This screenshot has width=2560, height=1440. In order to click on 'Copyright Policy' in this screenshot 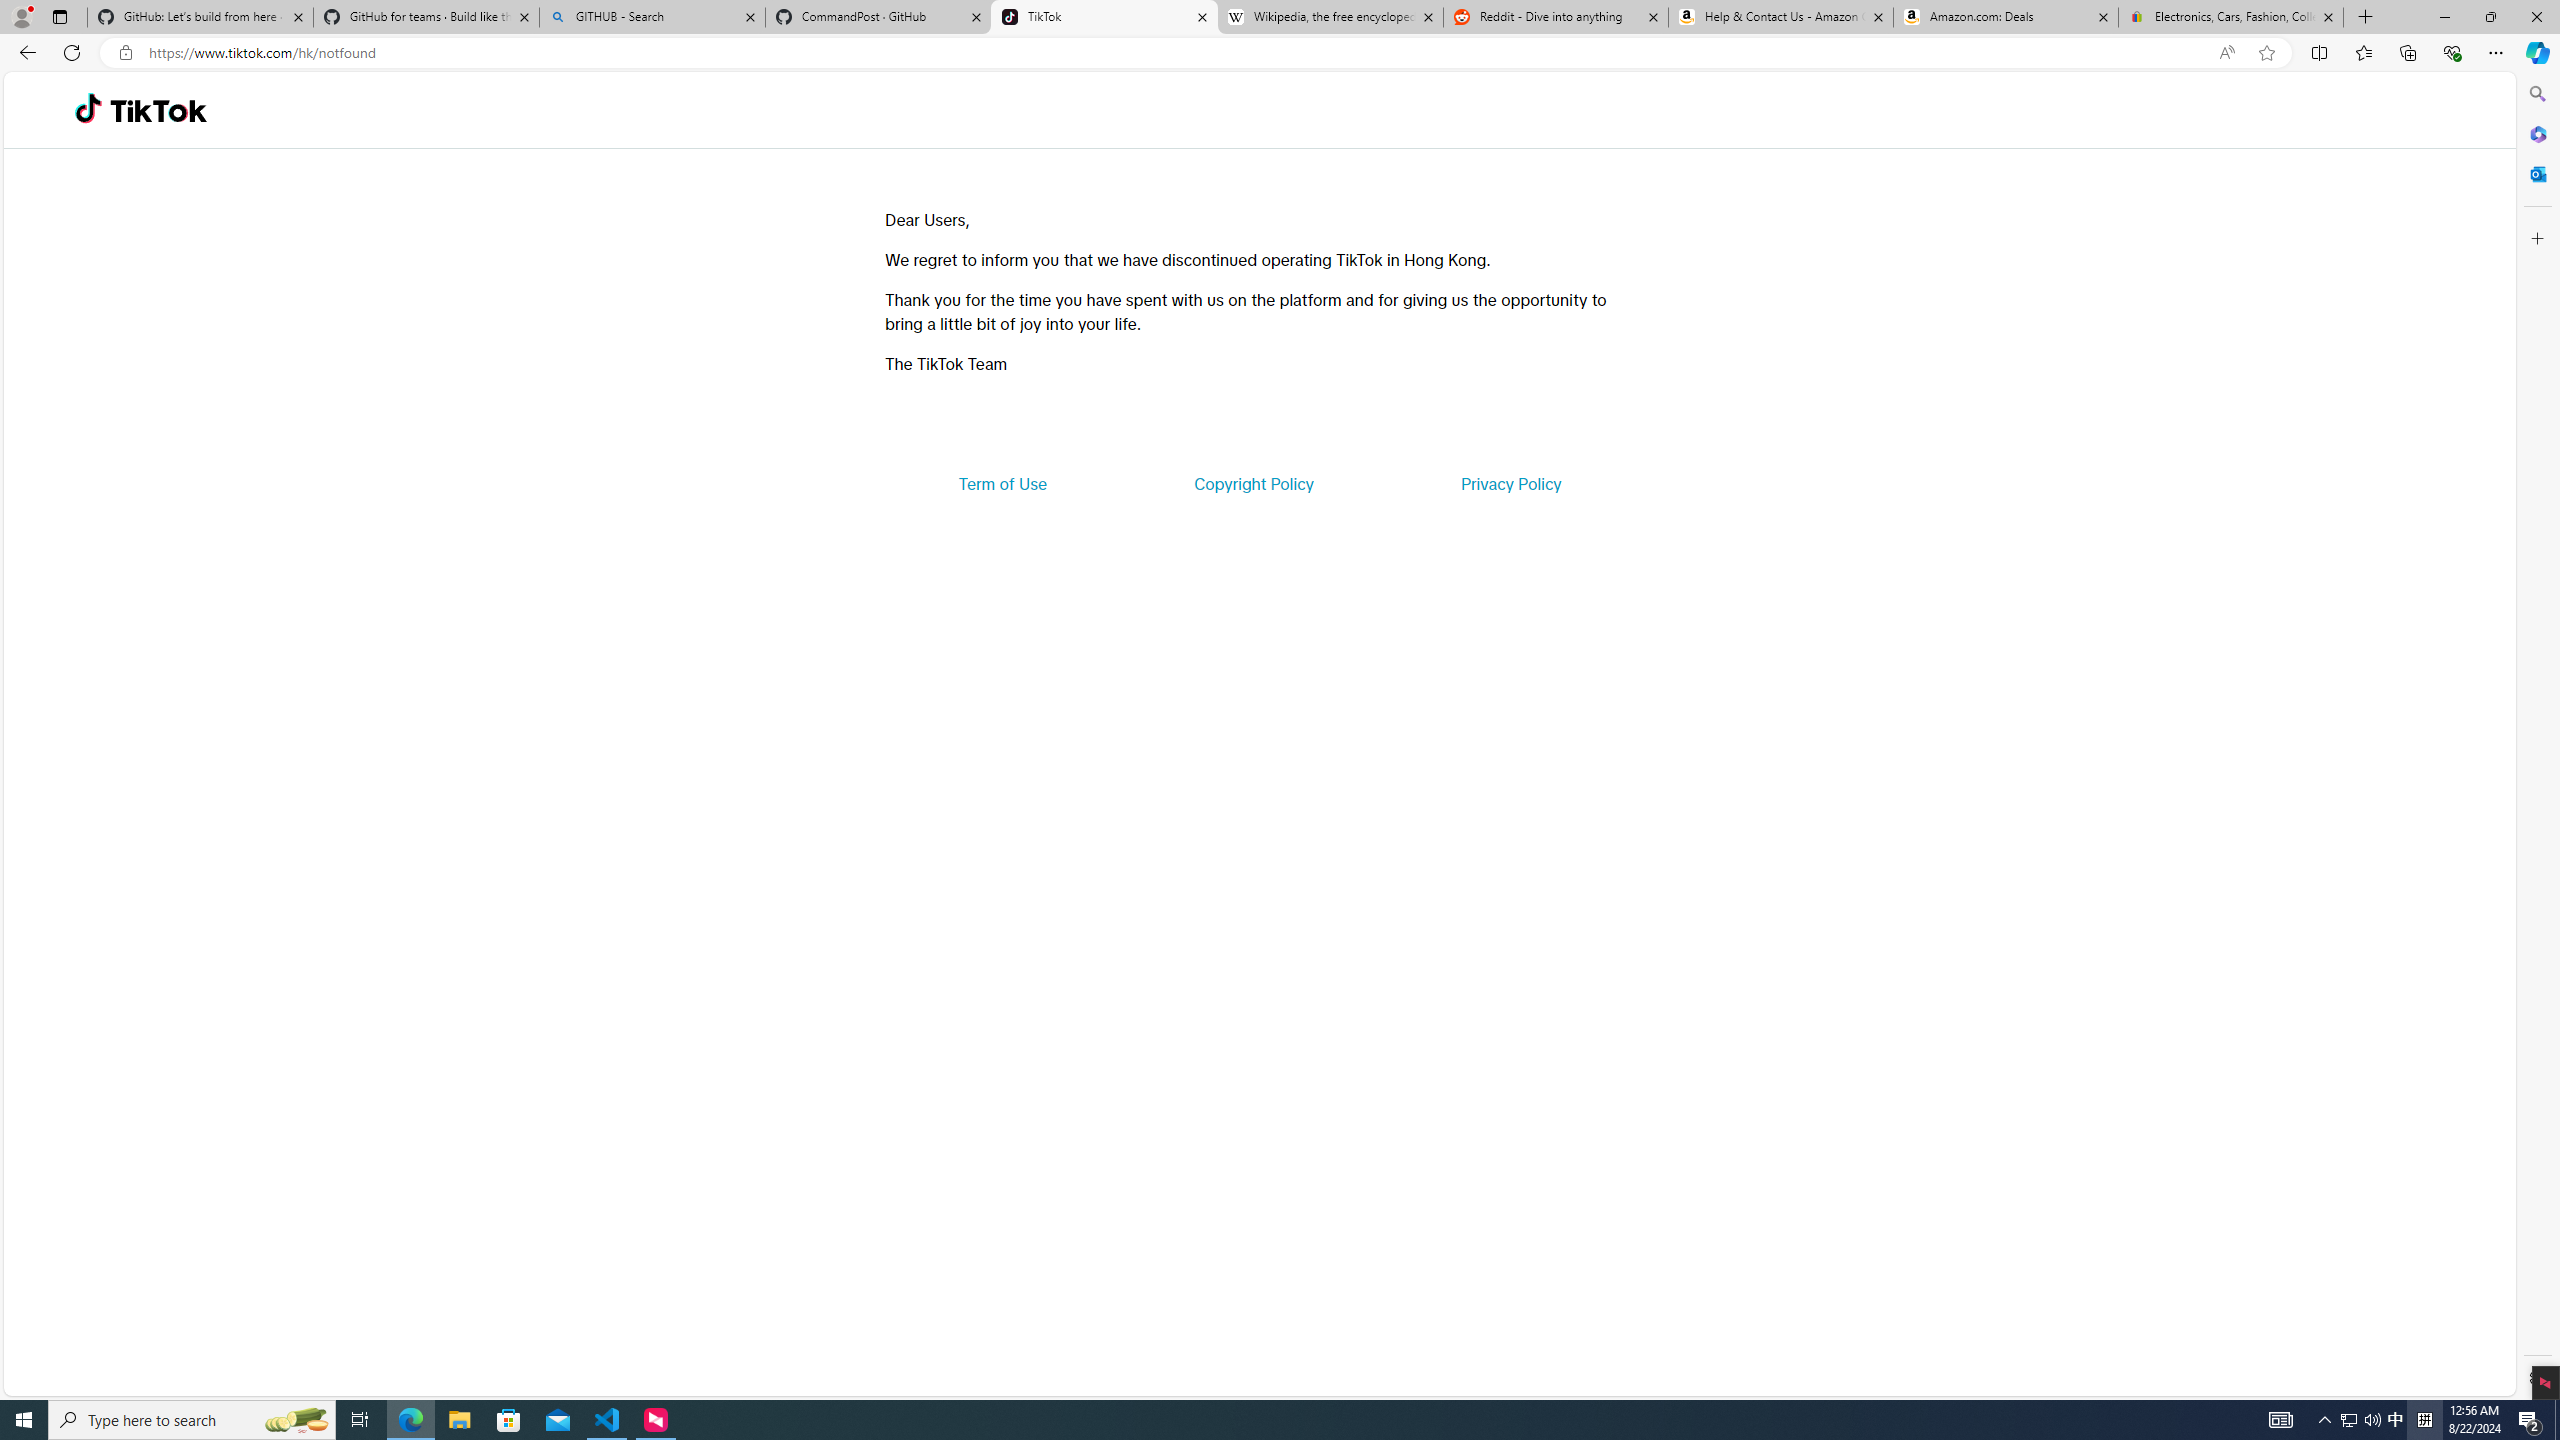, I will do `click(1252, 482)`.